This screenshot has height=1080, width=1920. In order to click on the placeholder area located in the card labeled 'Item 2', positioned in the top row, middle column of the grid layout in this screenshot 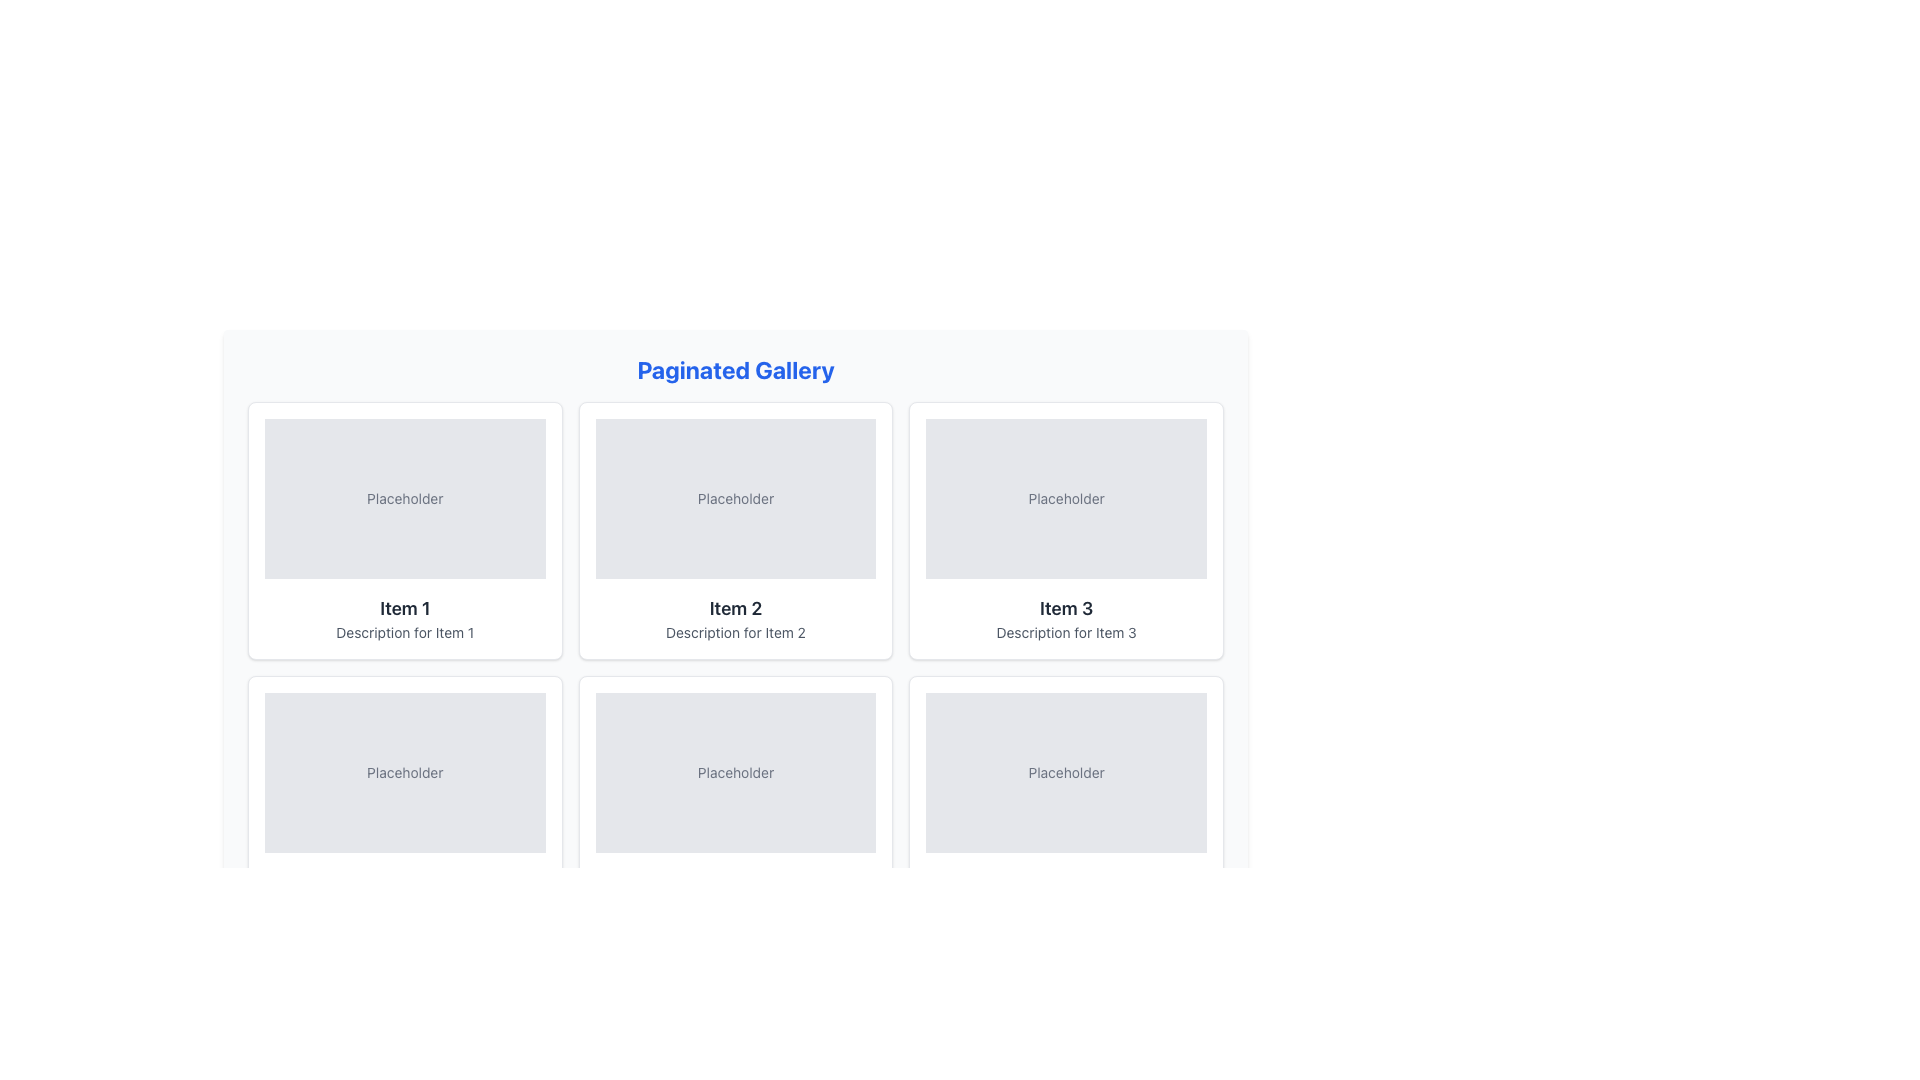, I will do `click(734, 497)`.